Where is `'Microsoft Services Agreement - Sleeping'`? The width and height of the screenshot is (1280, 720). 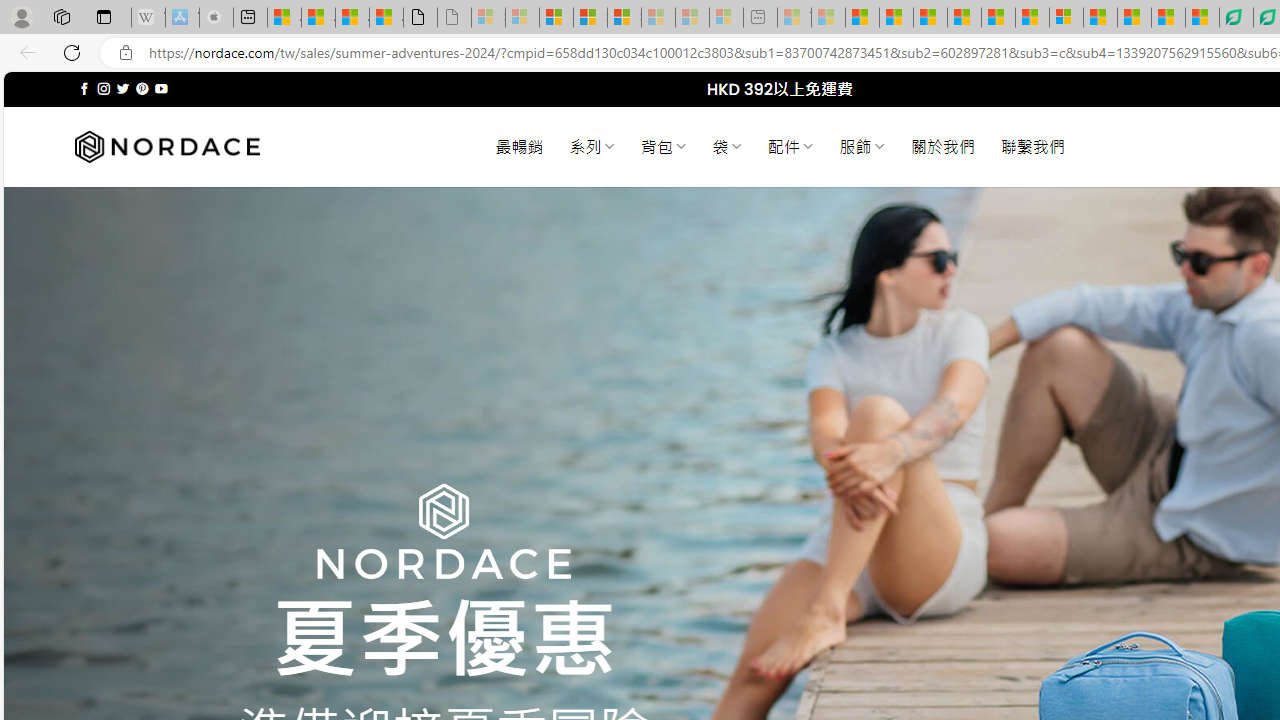
'Microsoft Services Agreement - Sleeping' is located at coordinates (522, 17).